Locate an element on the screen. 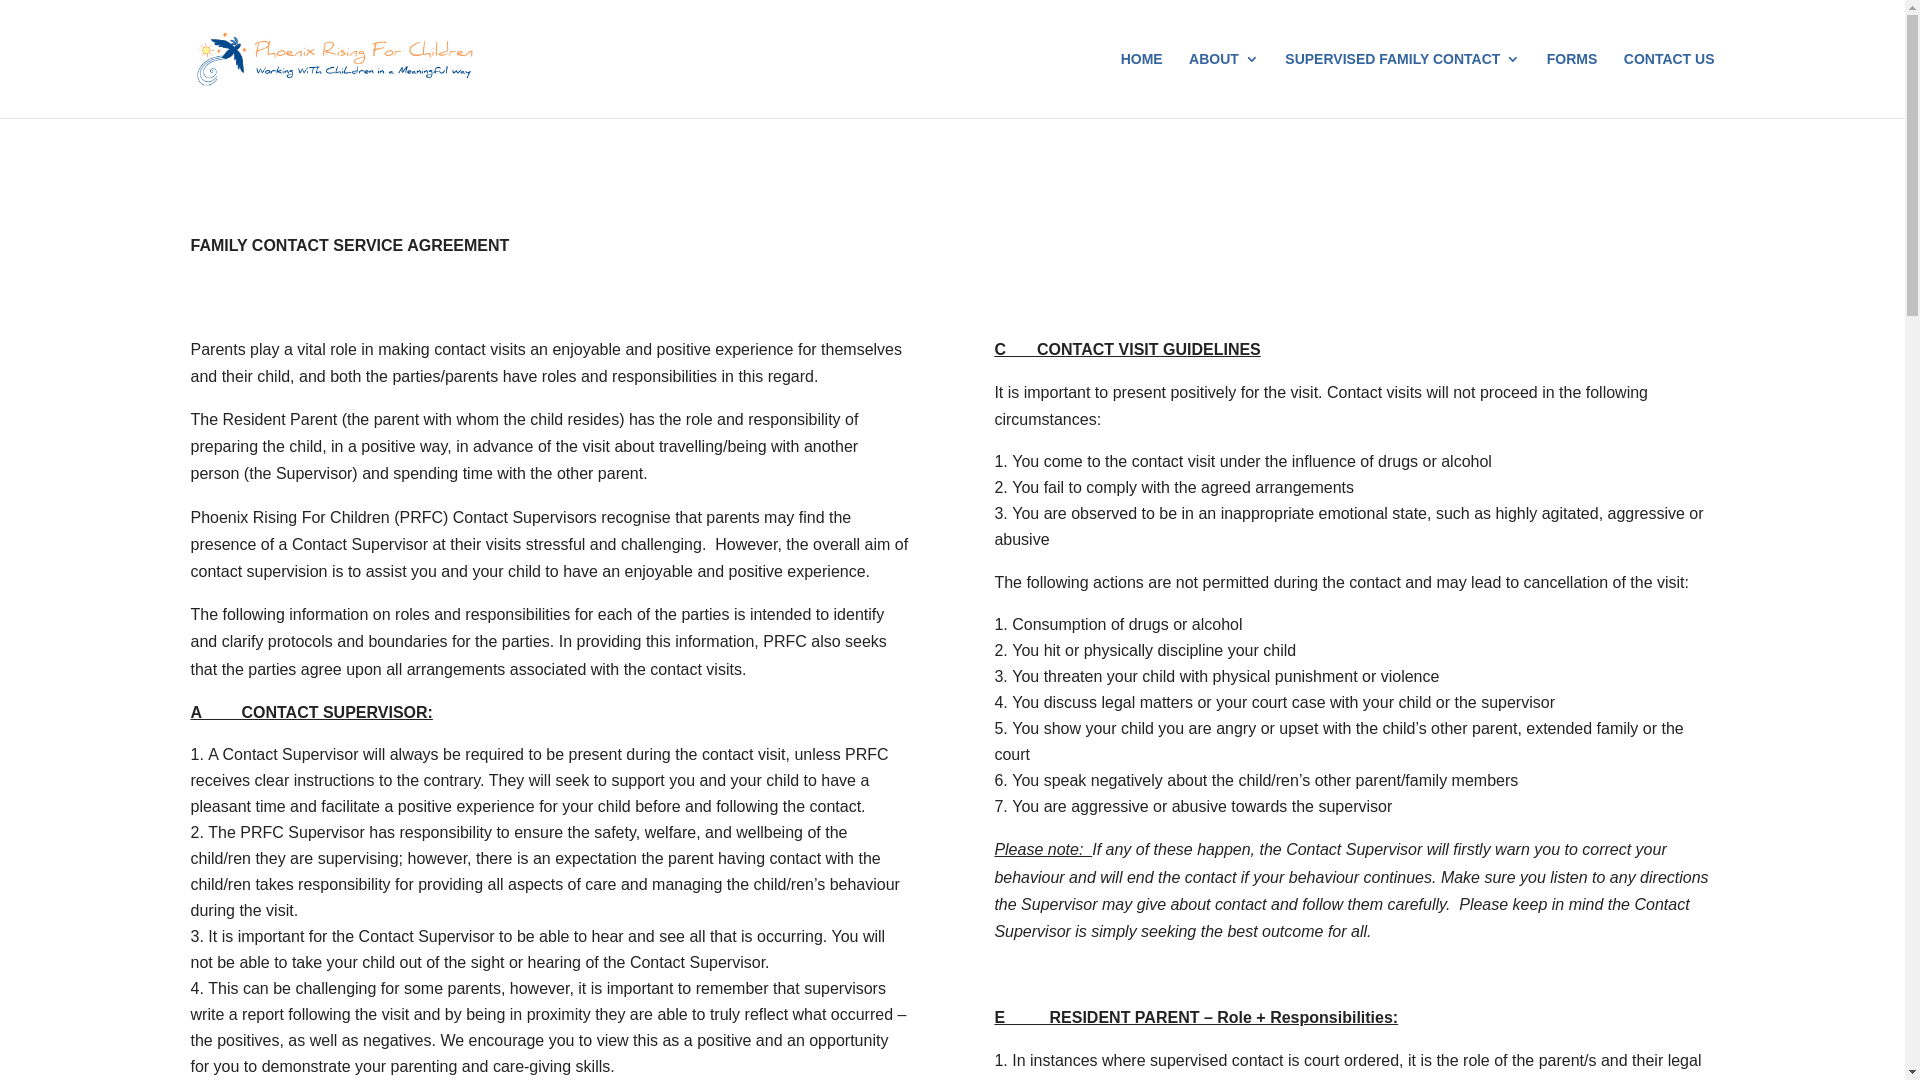 This screenshot has height=1080, width=1920. 'FORMS' is located at coordinates (1545, 83).